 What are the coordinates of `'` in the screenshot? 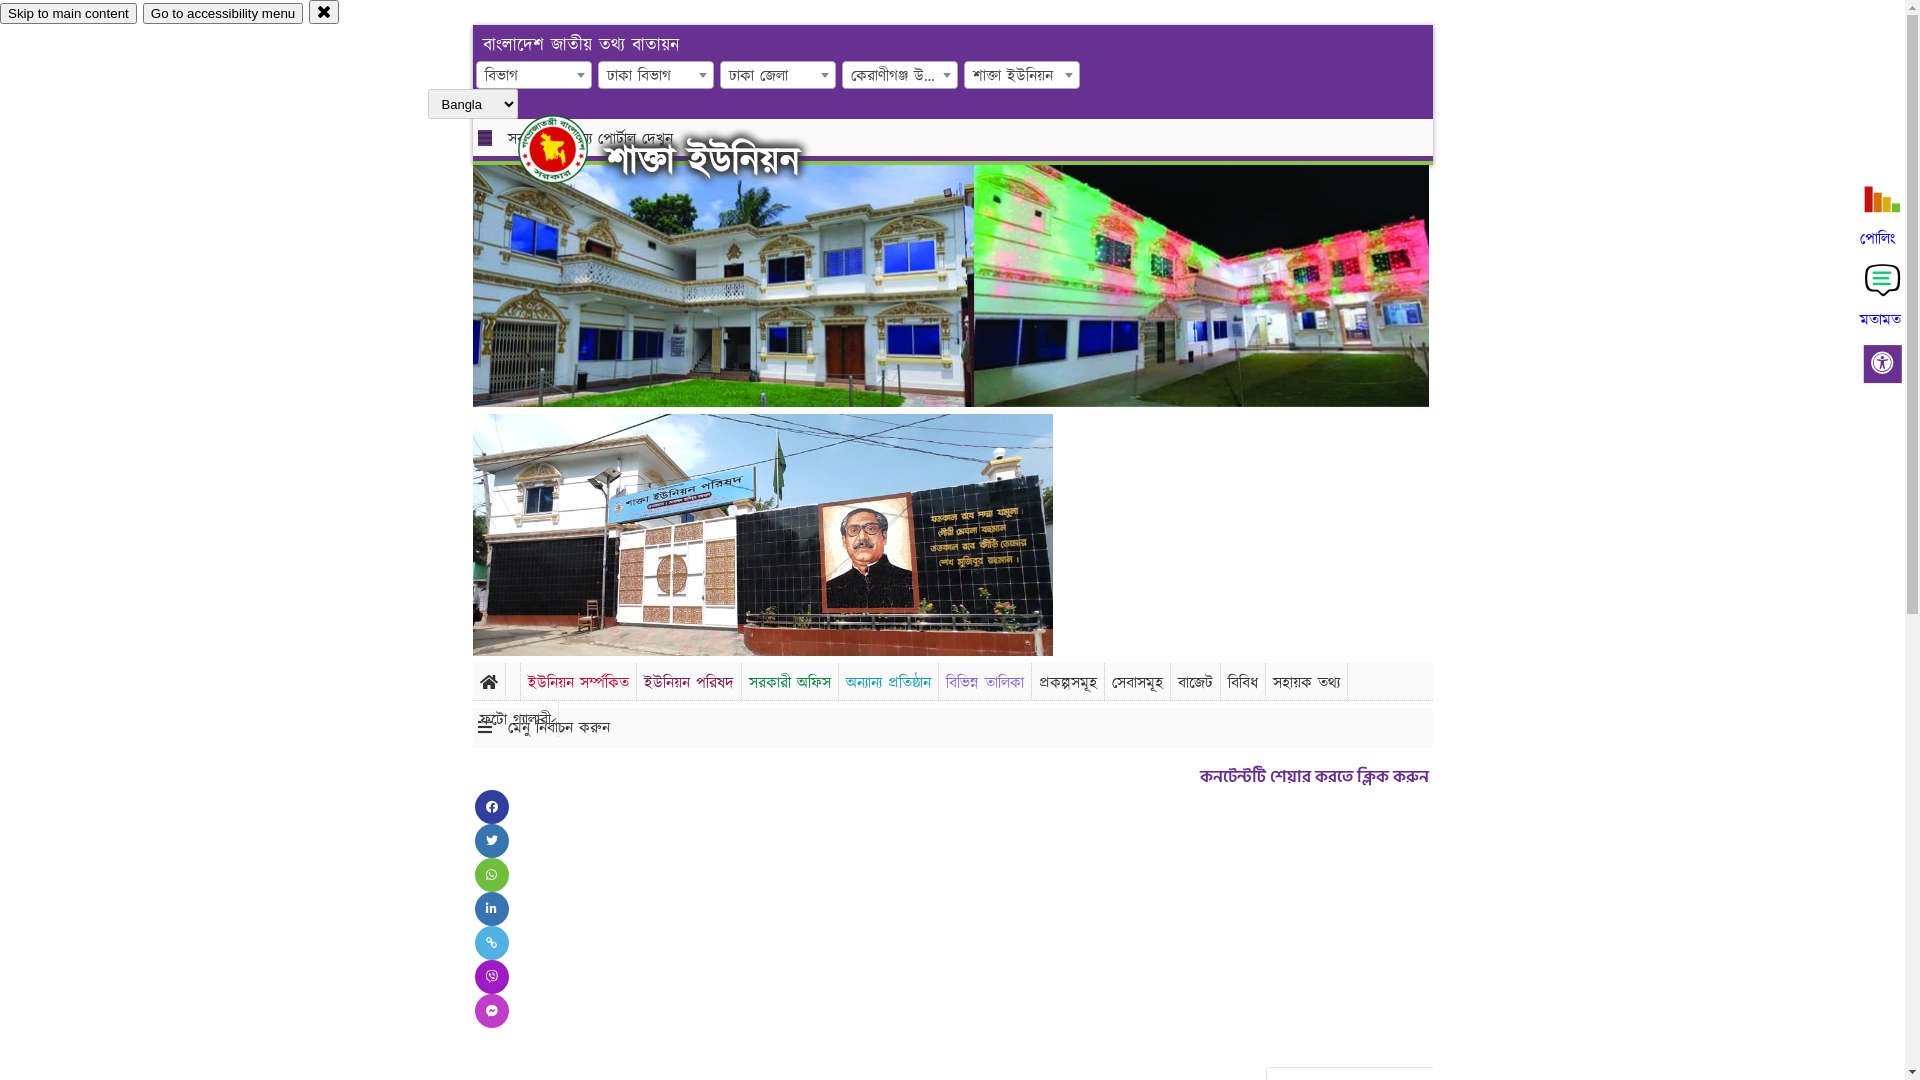 It's located at (569, 148).